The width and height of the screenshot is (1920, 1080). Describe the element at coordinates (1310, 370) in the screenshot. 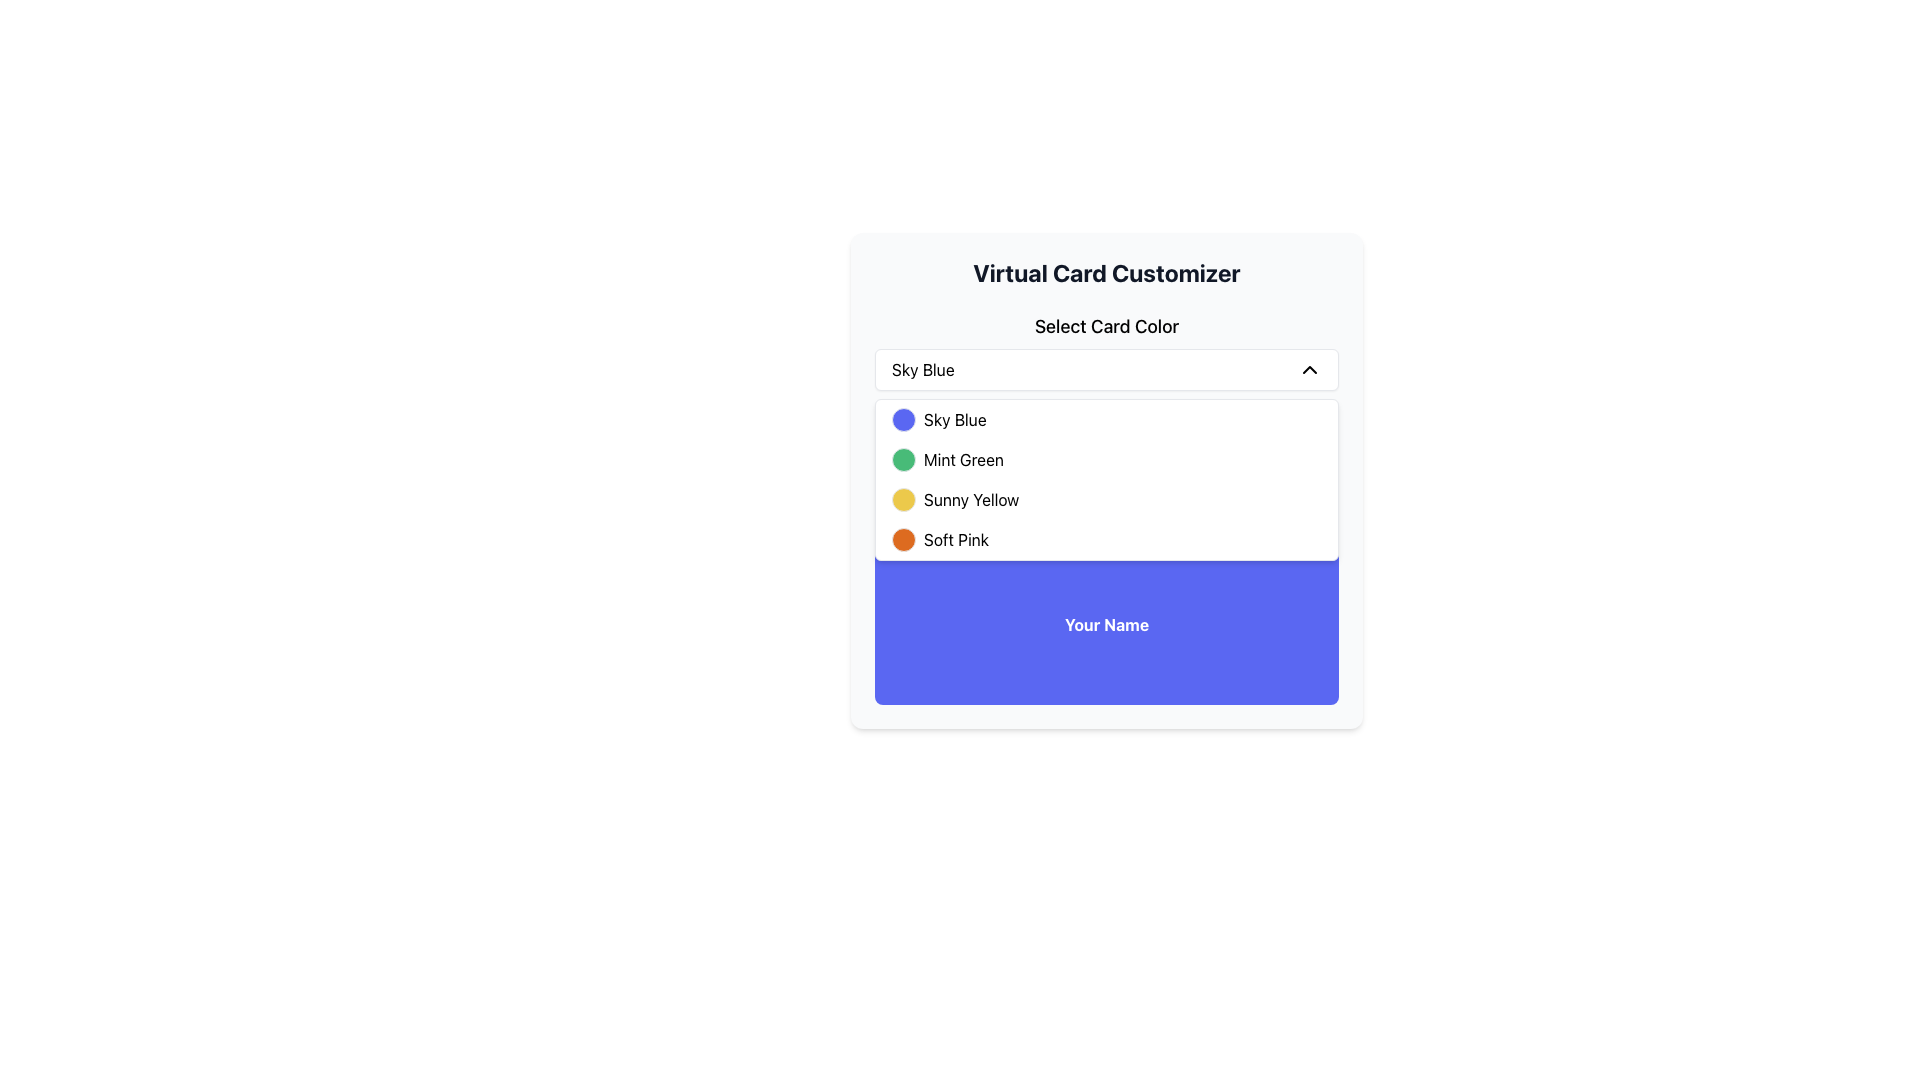

I see `the chevron-up icon located at the far right of the 'Sky Blue' dropdown menu header` at that location.